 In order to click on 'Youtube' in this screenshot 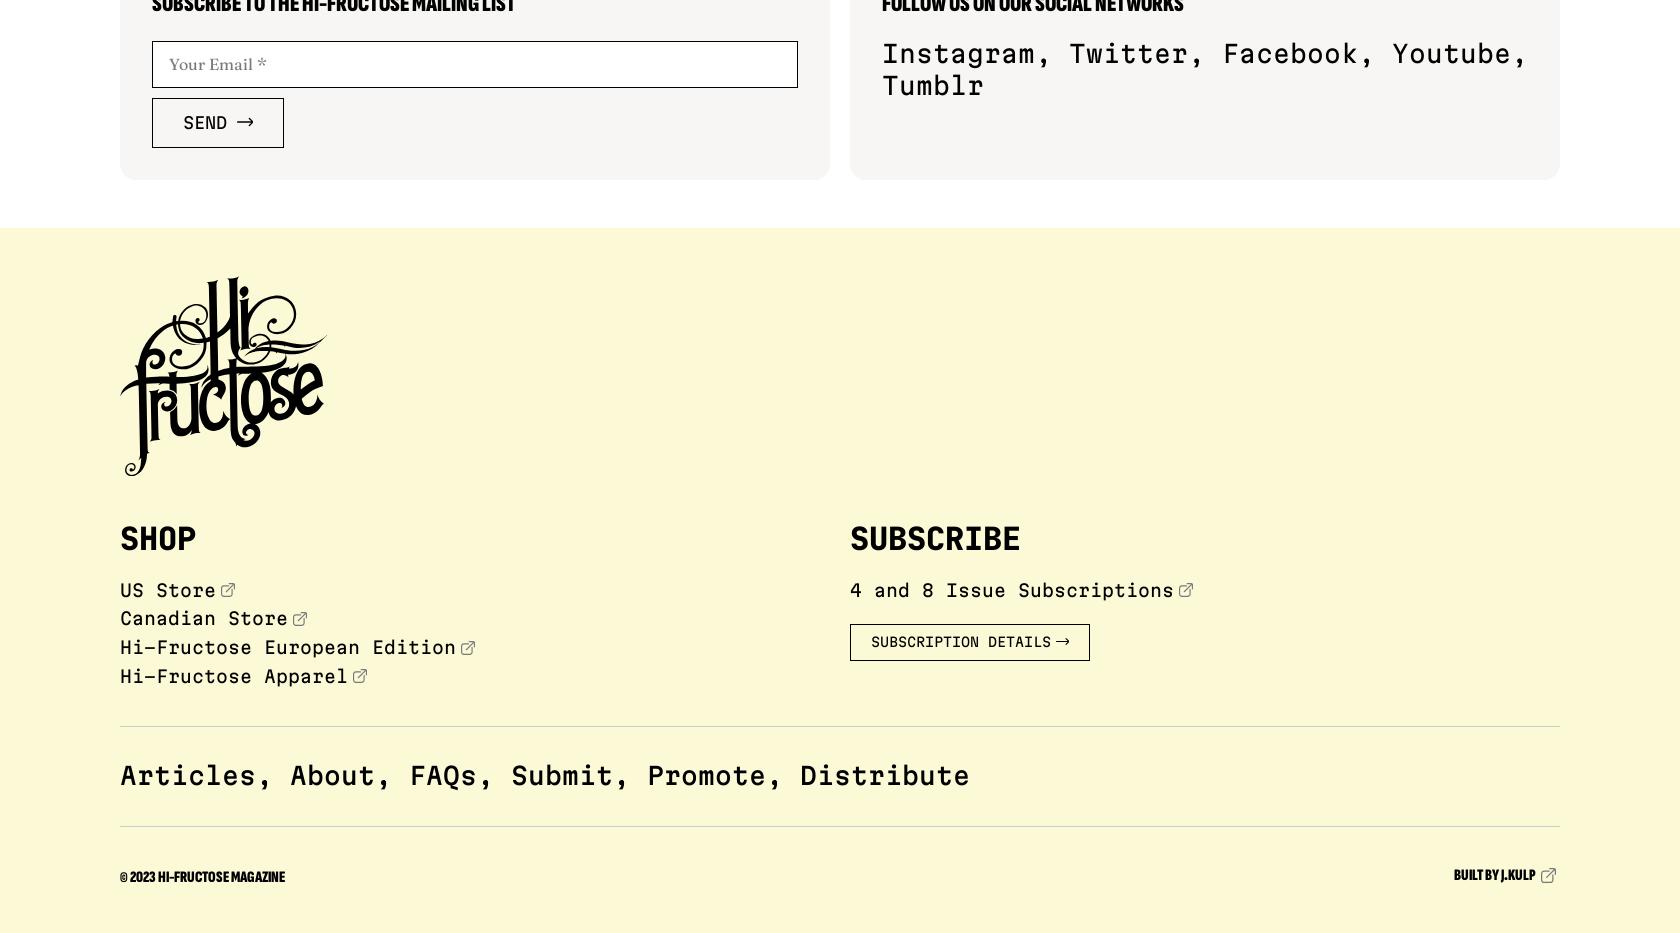, I will do `click(1451, 51)`.